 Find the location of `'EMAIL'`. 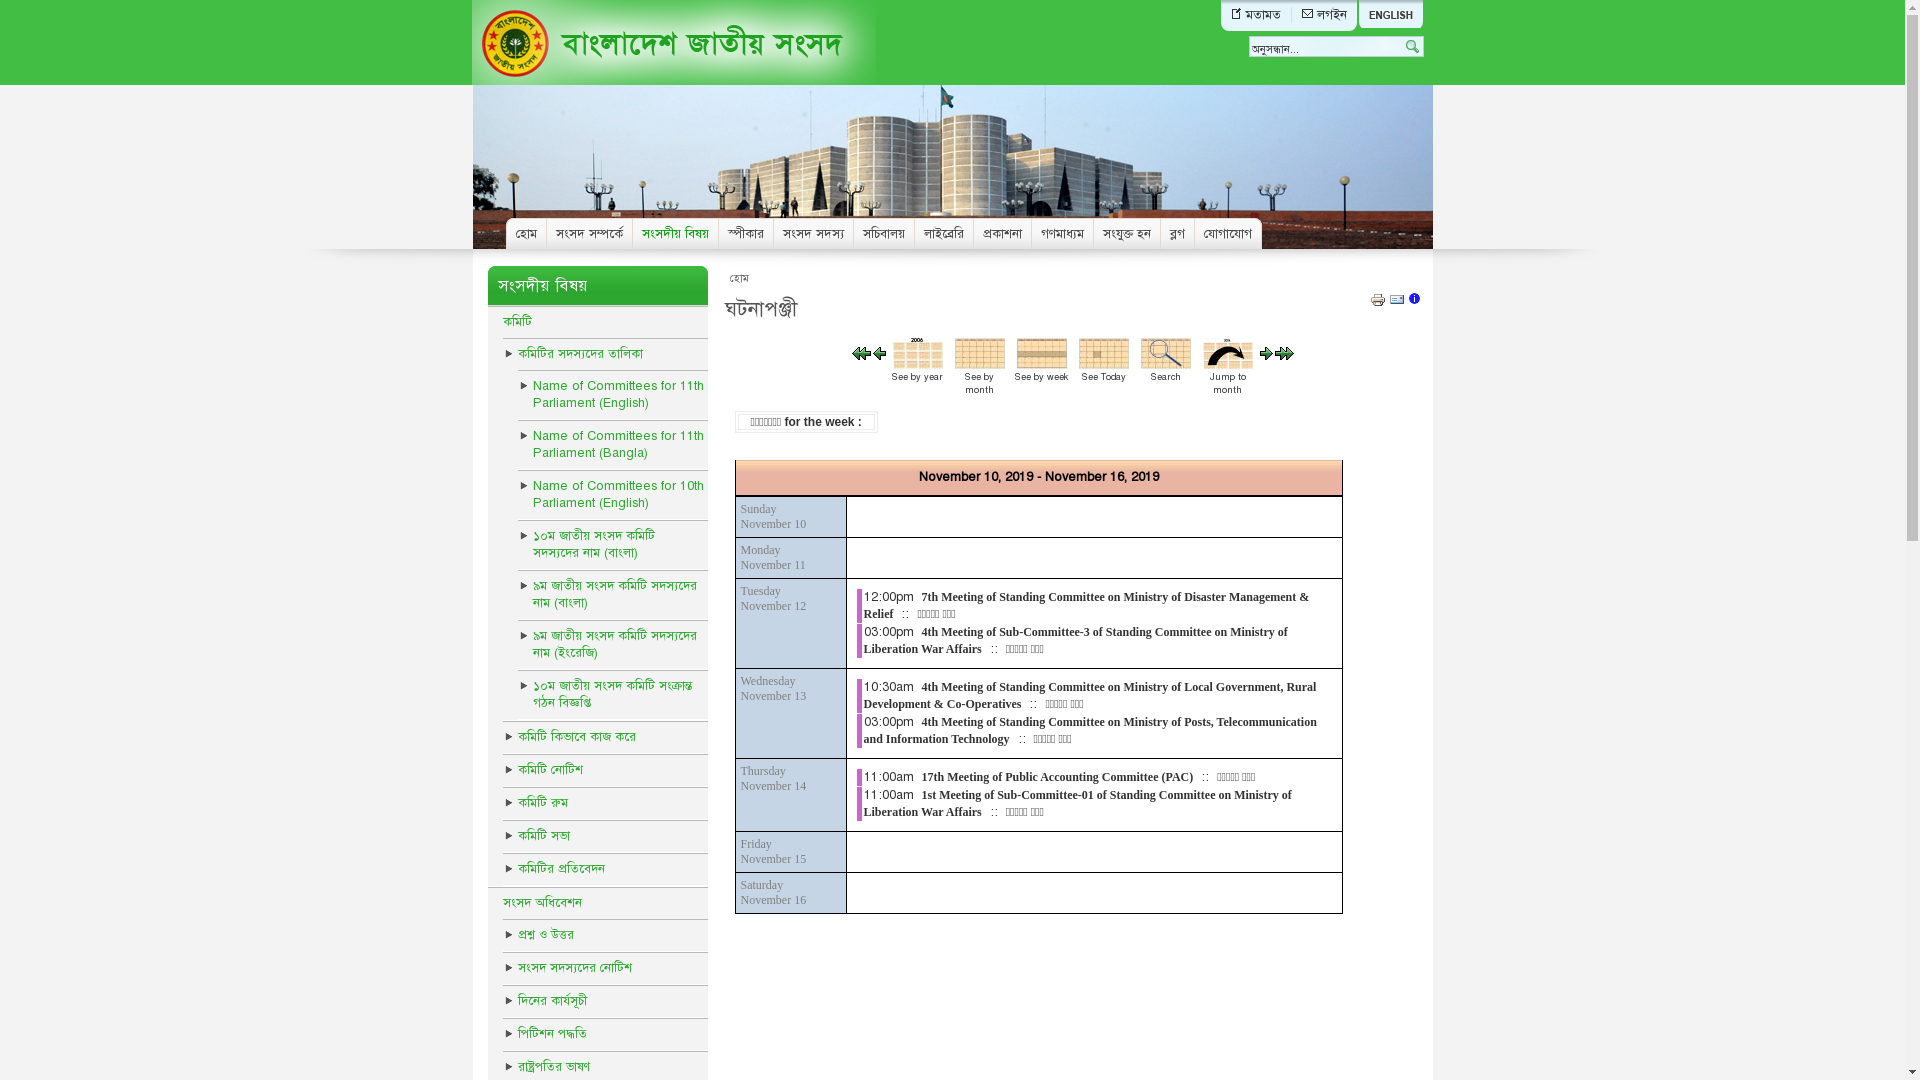

'EMAIL' is located at coordinates (1395, 304).